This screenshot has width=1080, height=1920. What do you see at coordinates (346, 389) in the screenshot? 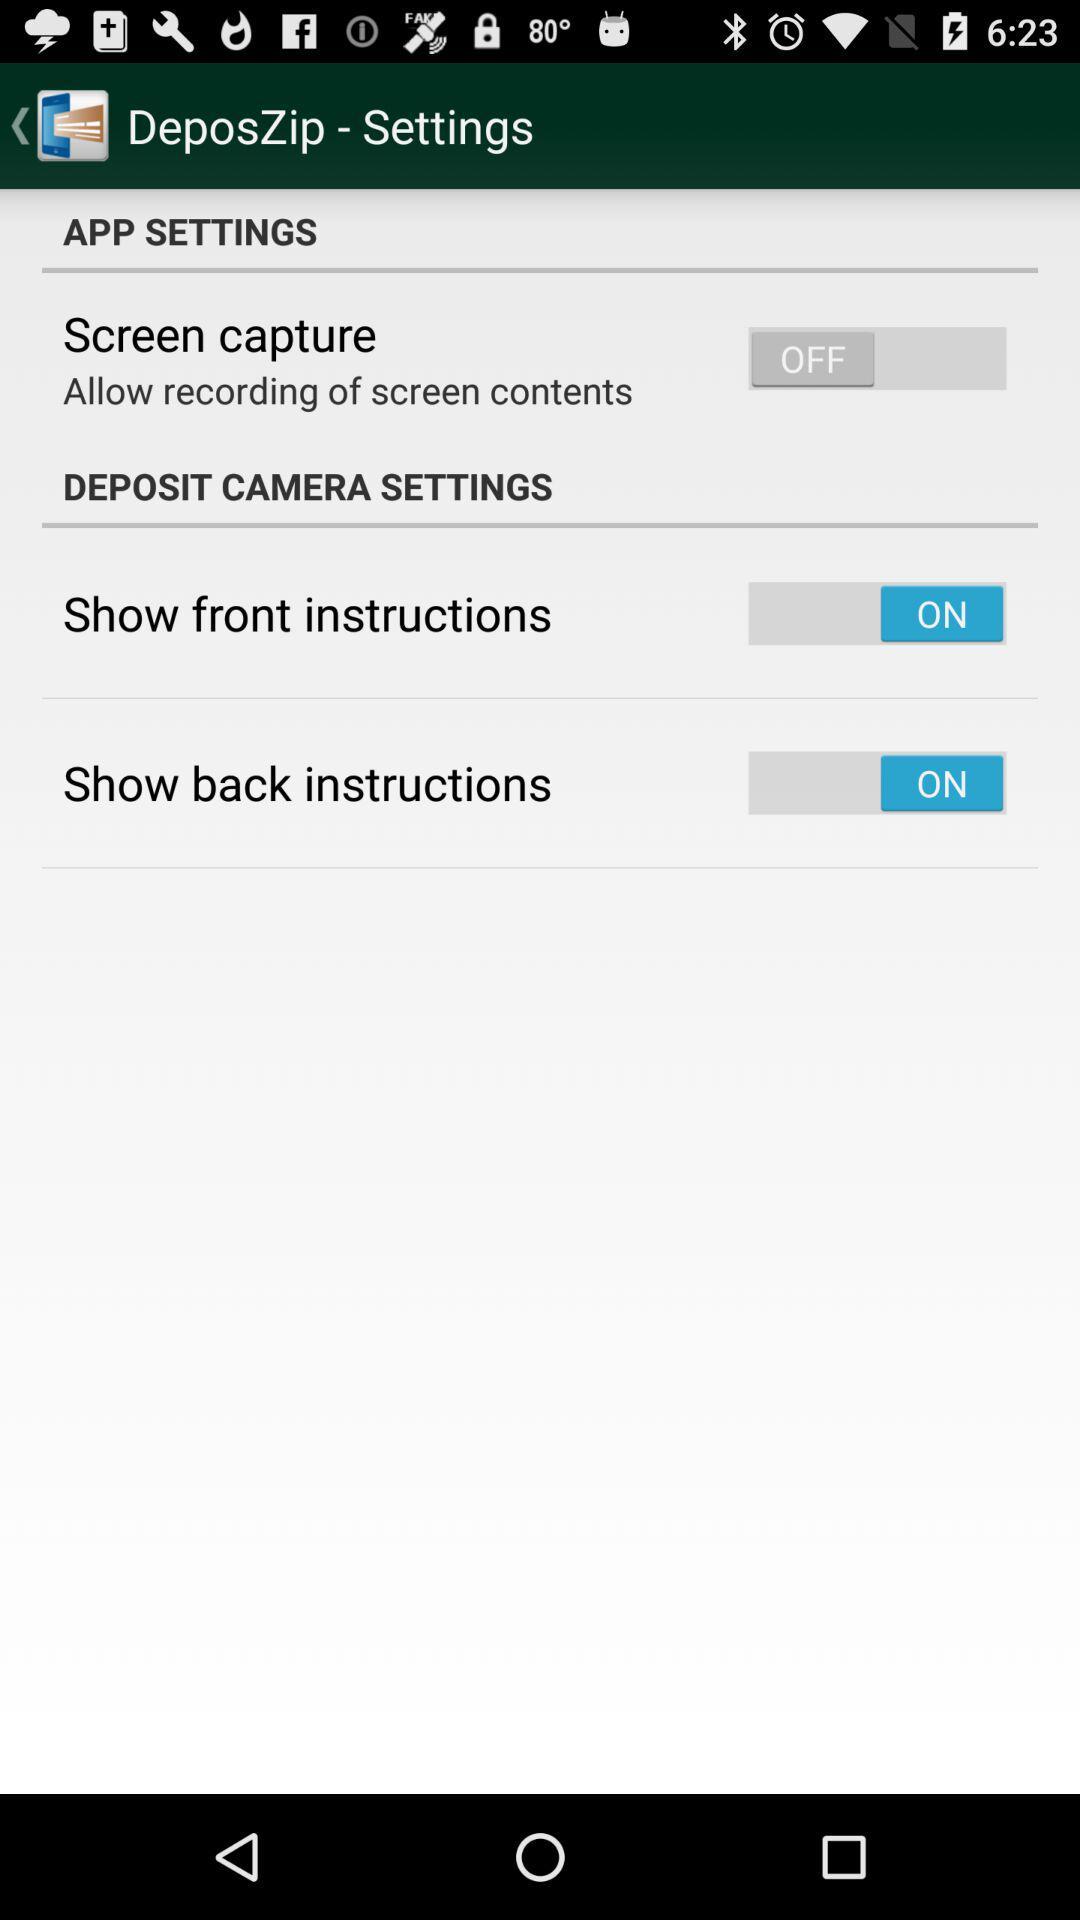
I see `item above the deposit camera settings app` at bounding box center [346, 389].